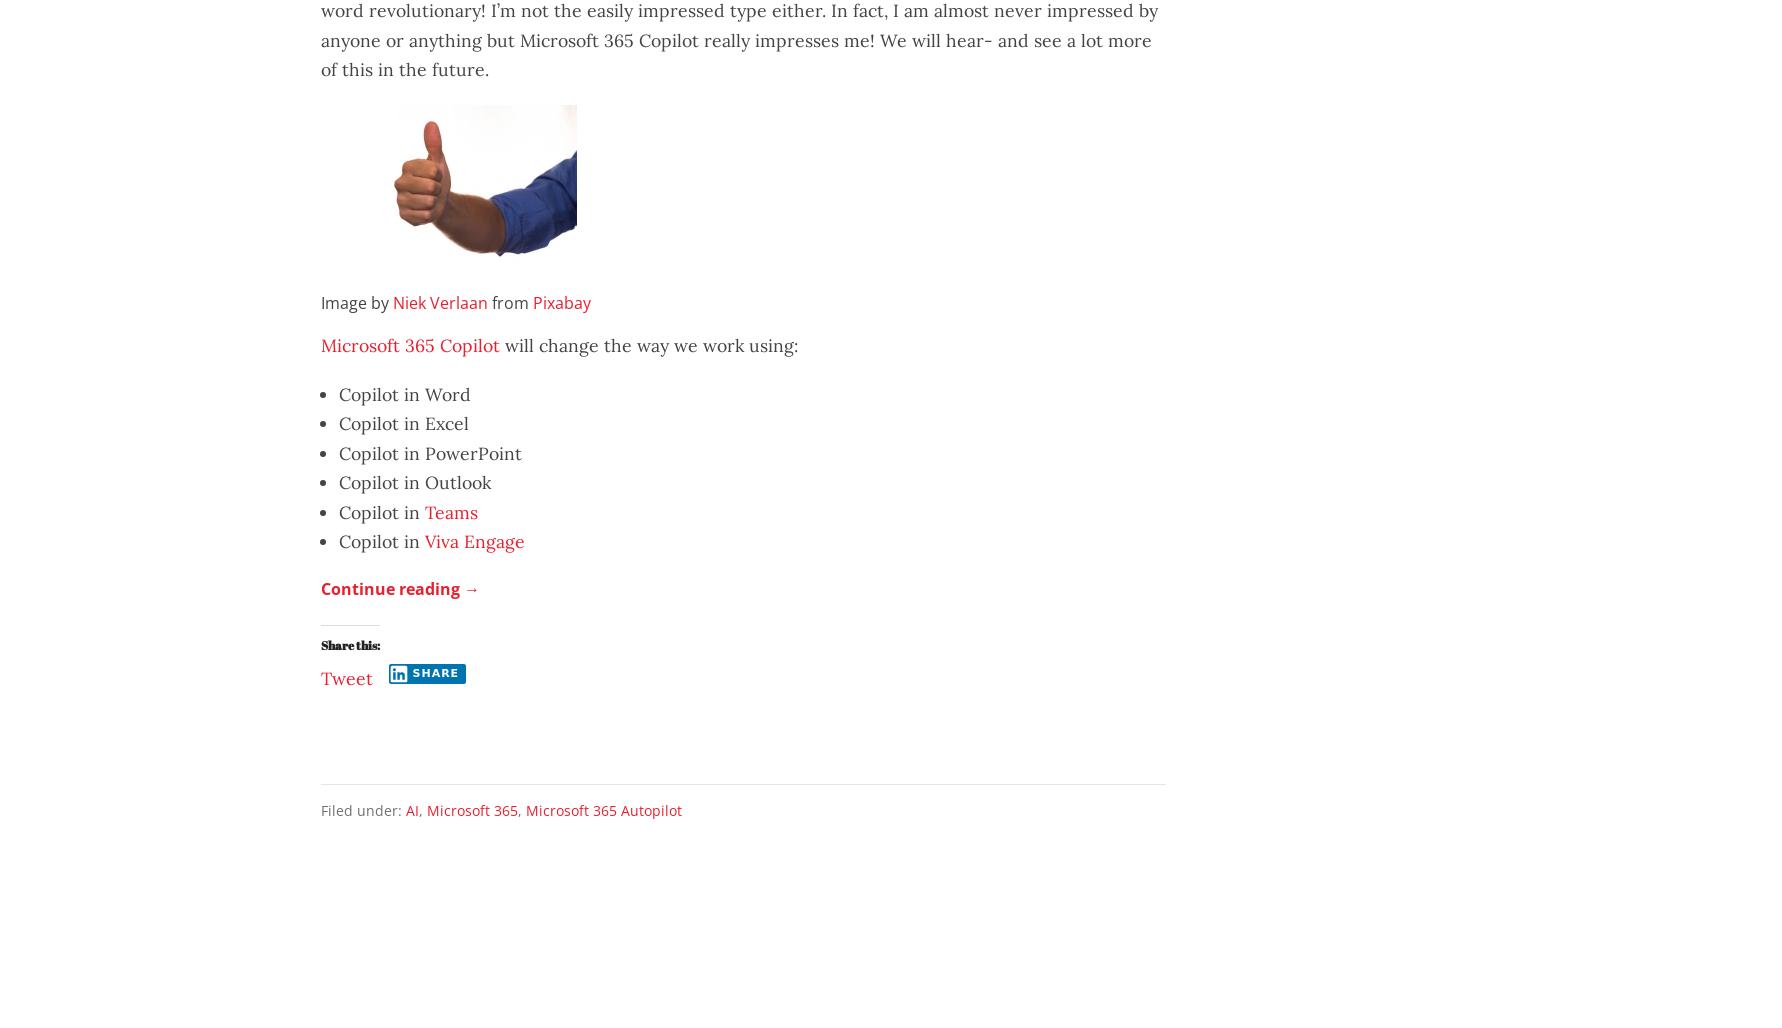 The width and height of the screenshot is (1782, 1028). What do you see at coordinates (423, 510) in the screenshot?
I see `'Teams'` at bounding box center [423, 510].